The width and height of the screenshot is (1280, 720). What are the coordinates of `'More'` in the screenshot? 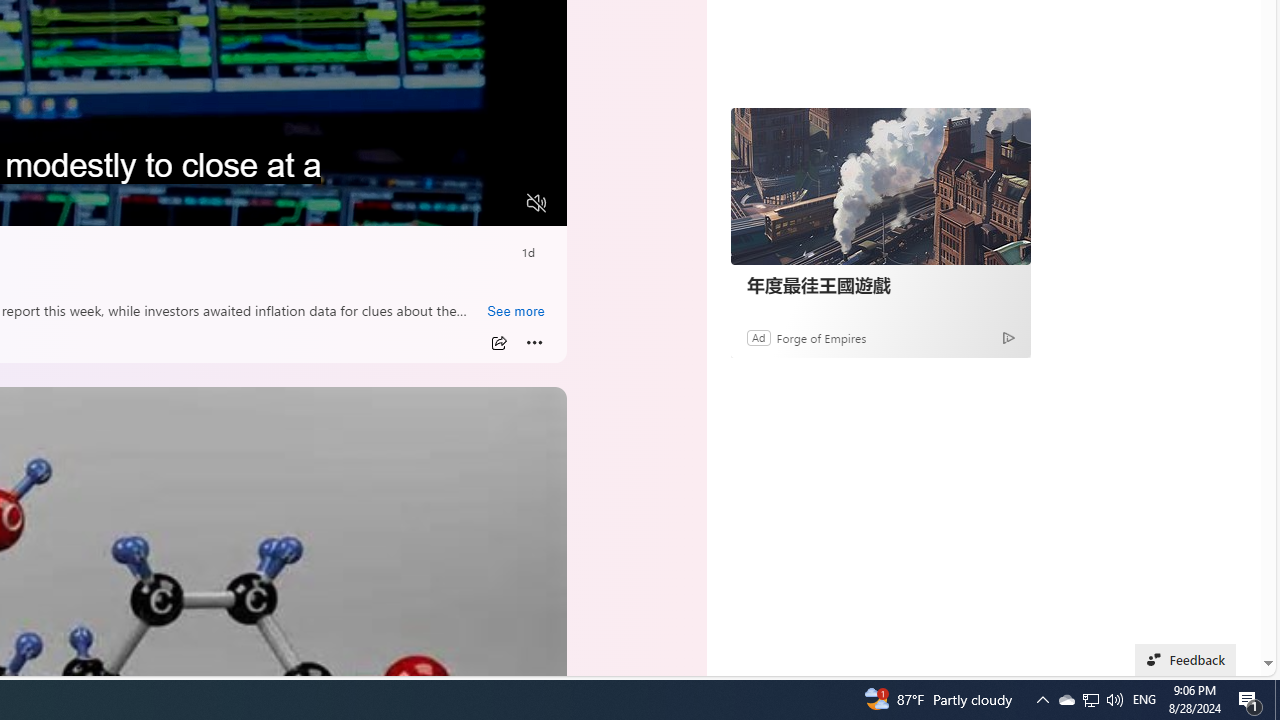 It's located at (534, 342).